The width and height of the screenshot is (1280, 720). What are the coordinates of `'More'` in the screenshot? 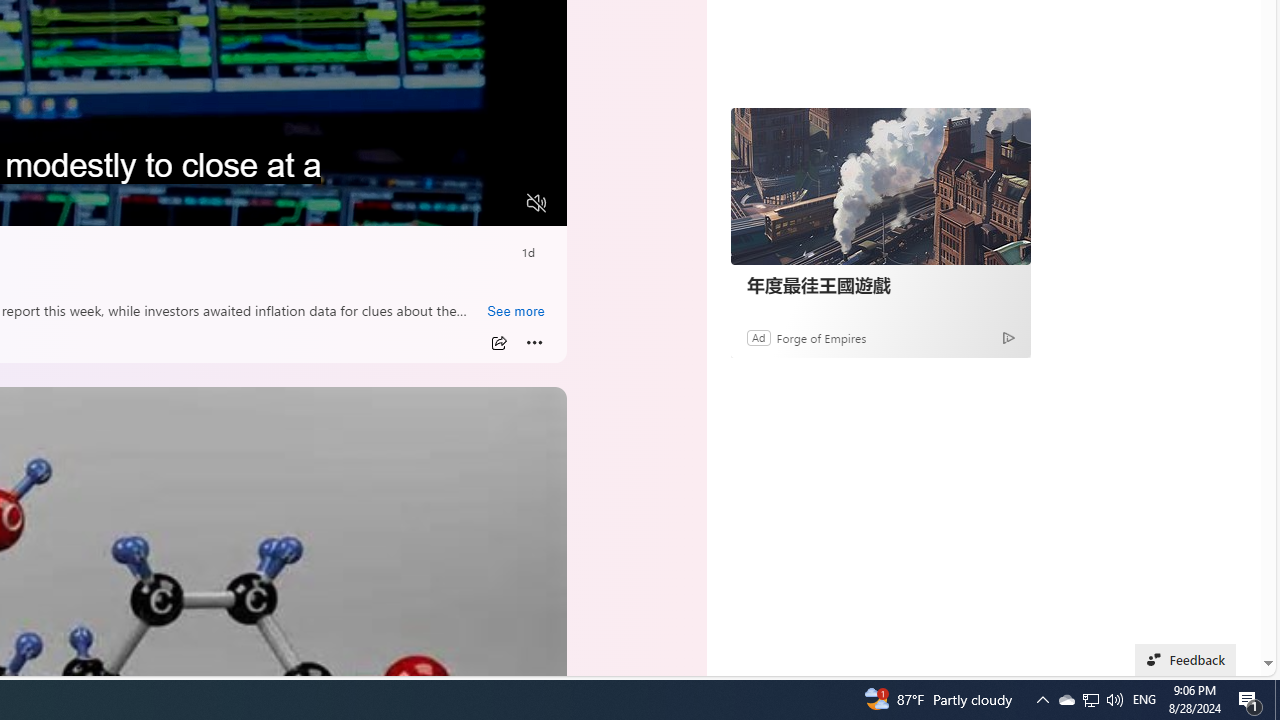 It's located at (534, 342).